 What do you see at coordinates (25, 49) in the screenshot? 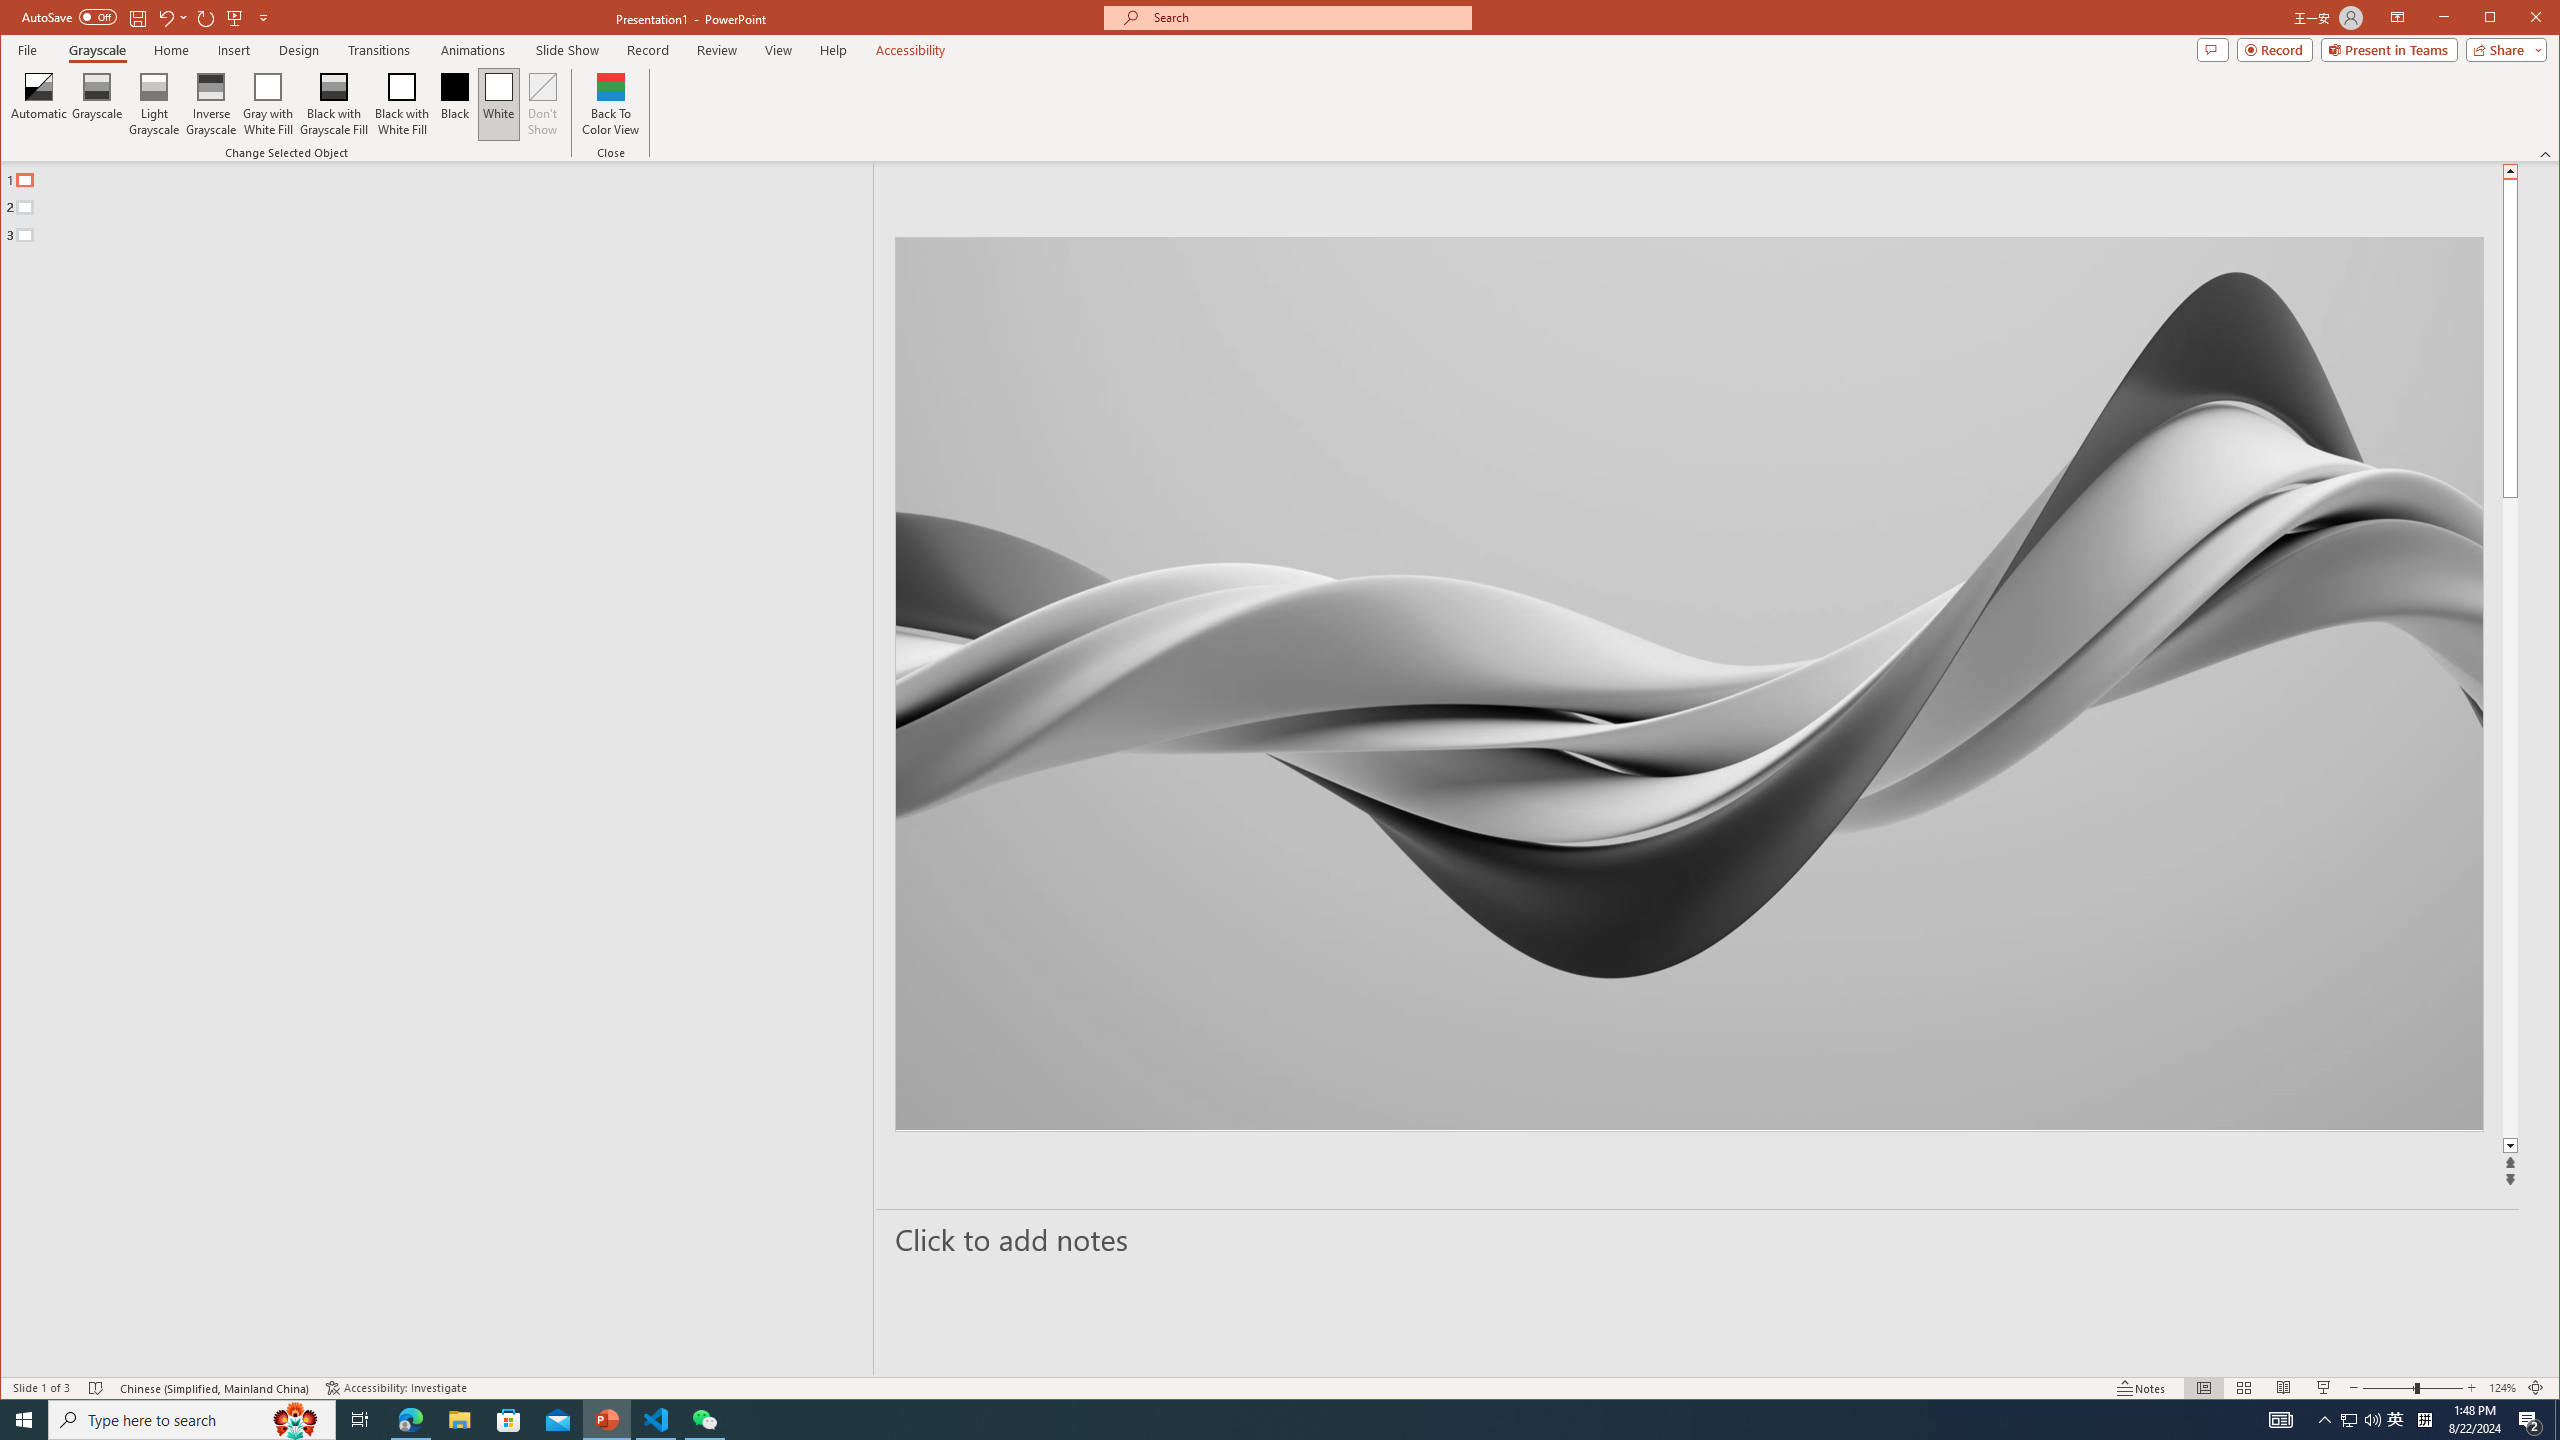
I see `'File Tab'` at bounding box center [25, 49].